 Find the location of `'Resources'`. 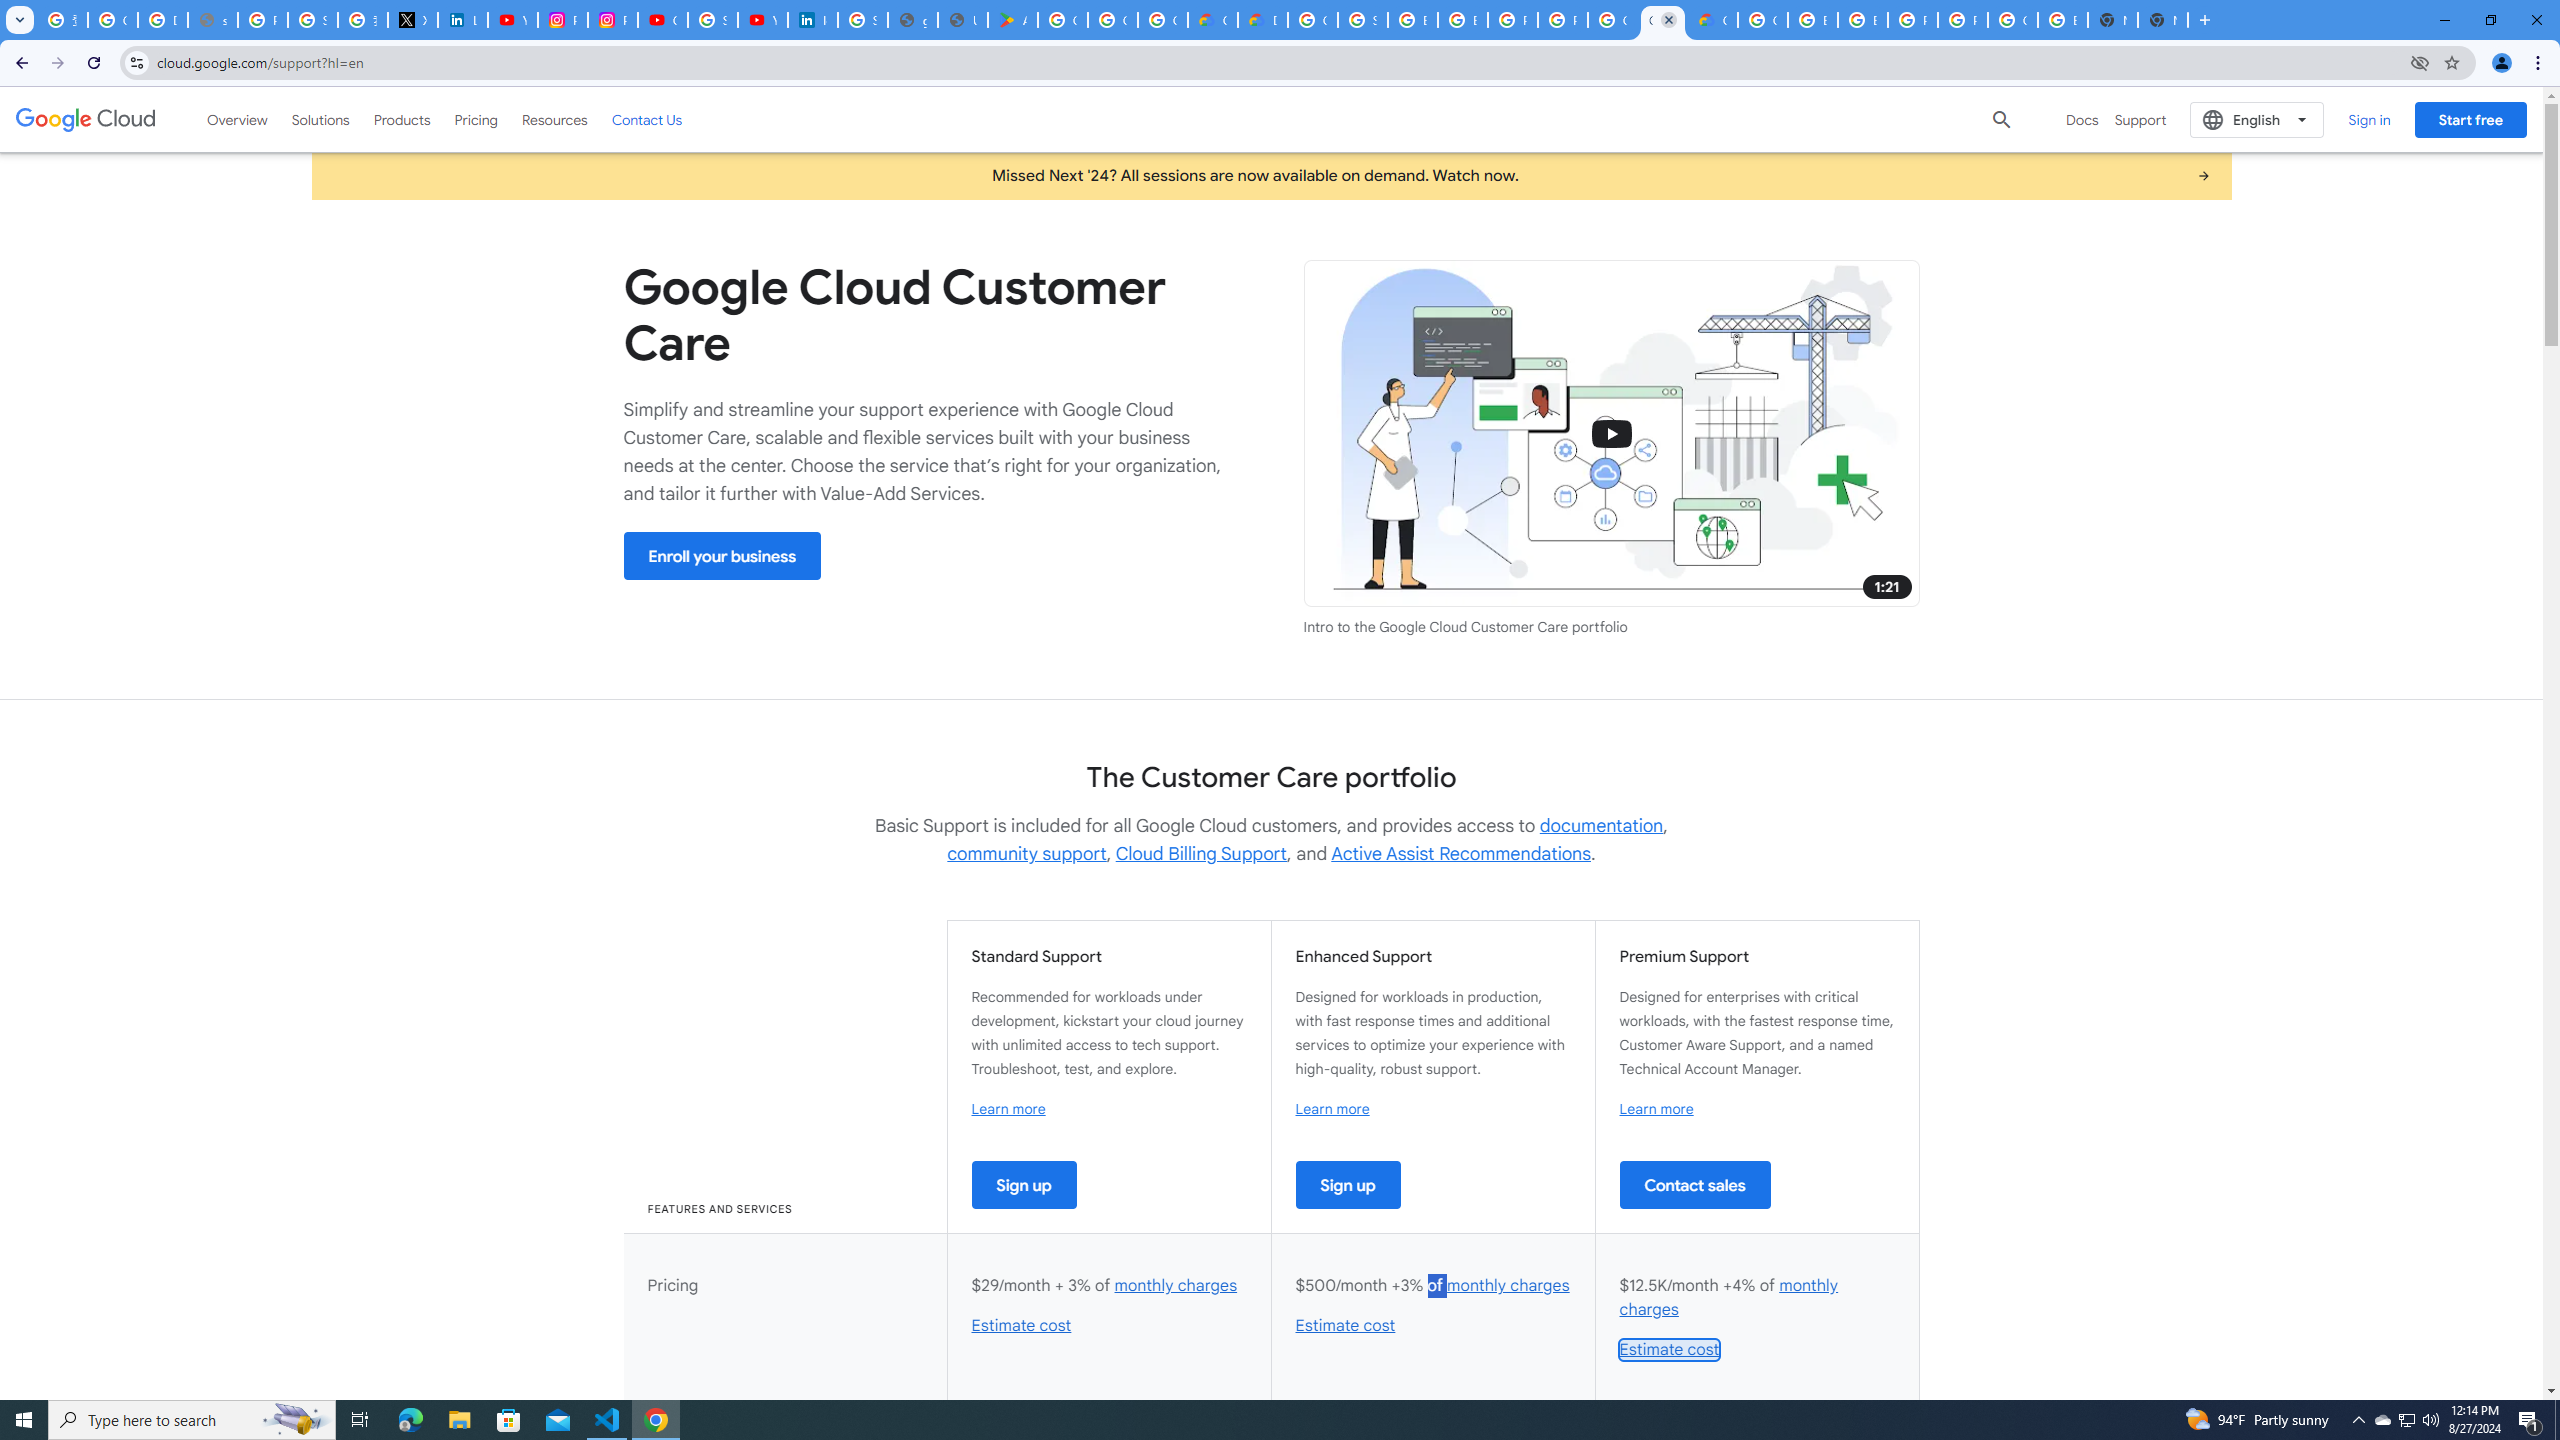

'Resources' is located at coordinates (554, 118).